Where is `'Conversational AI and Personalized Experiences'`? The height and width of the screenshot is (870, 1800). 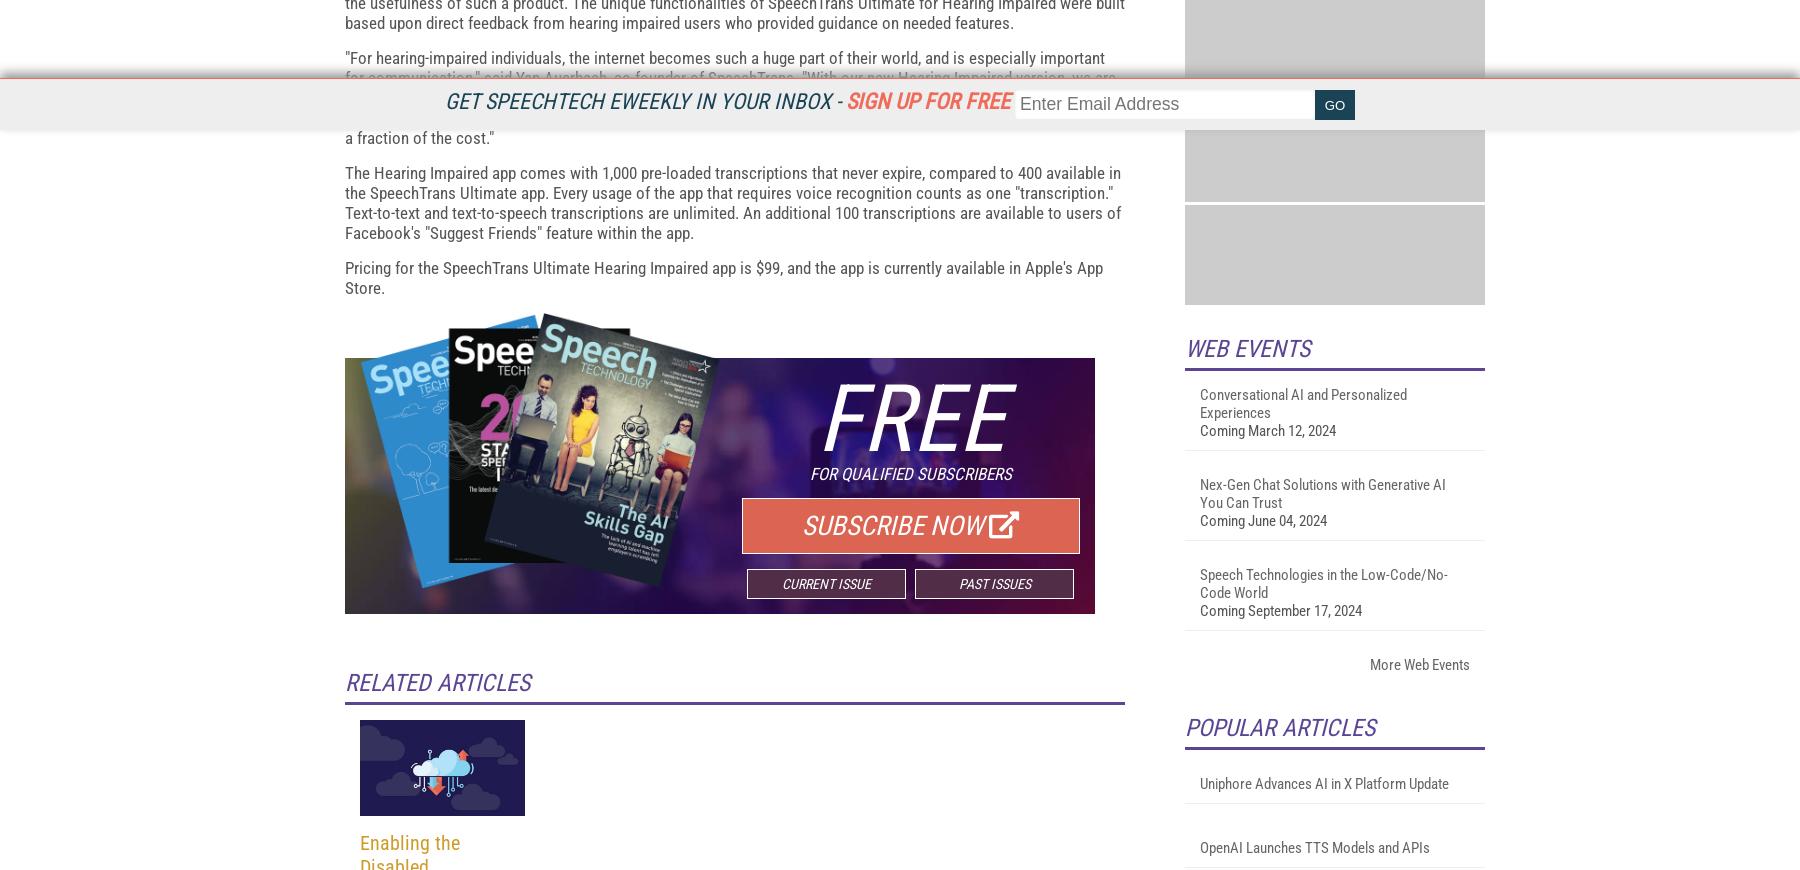
'Conversational AI and Personalized Experiences' is located at coordinates (1303, 642).